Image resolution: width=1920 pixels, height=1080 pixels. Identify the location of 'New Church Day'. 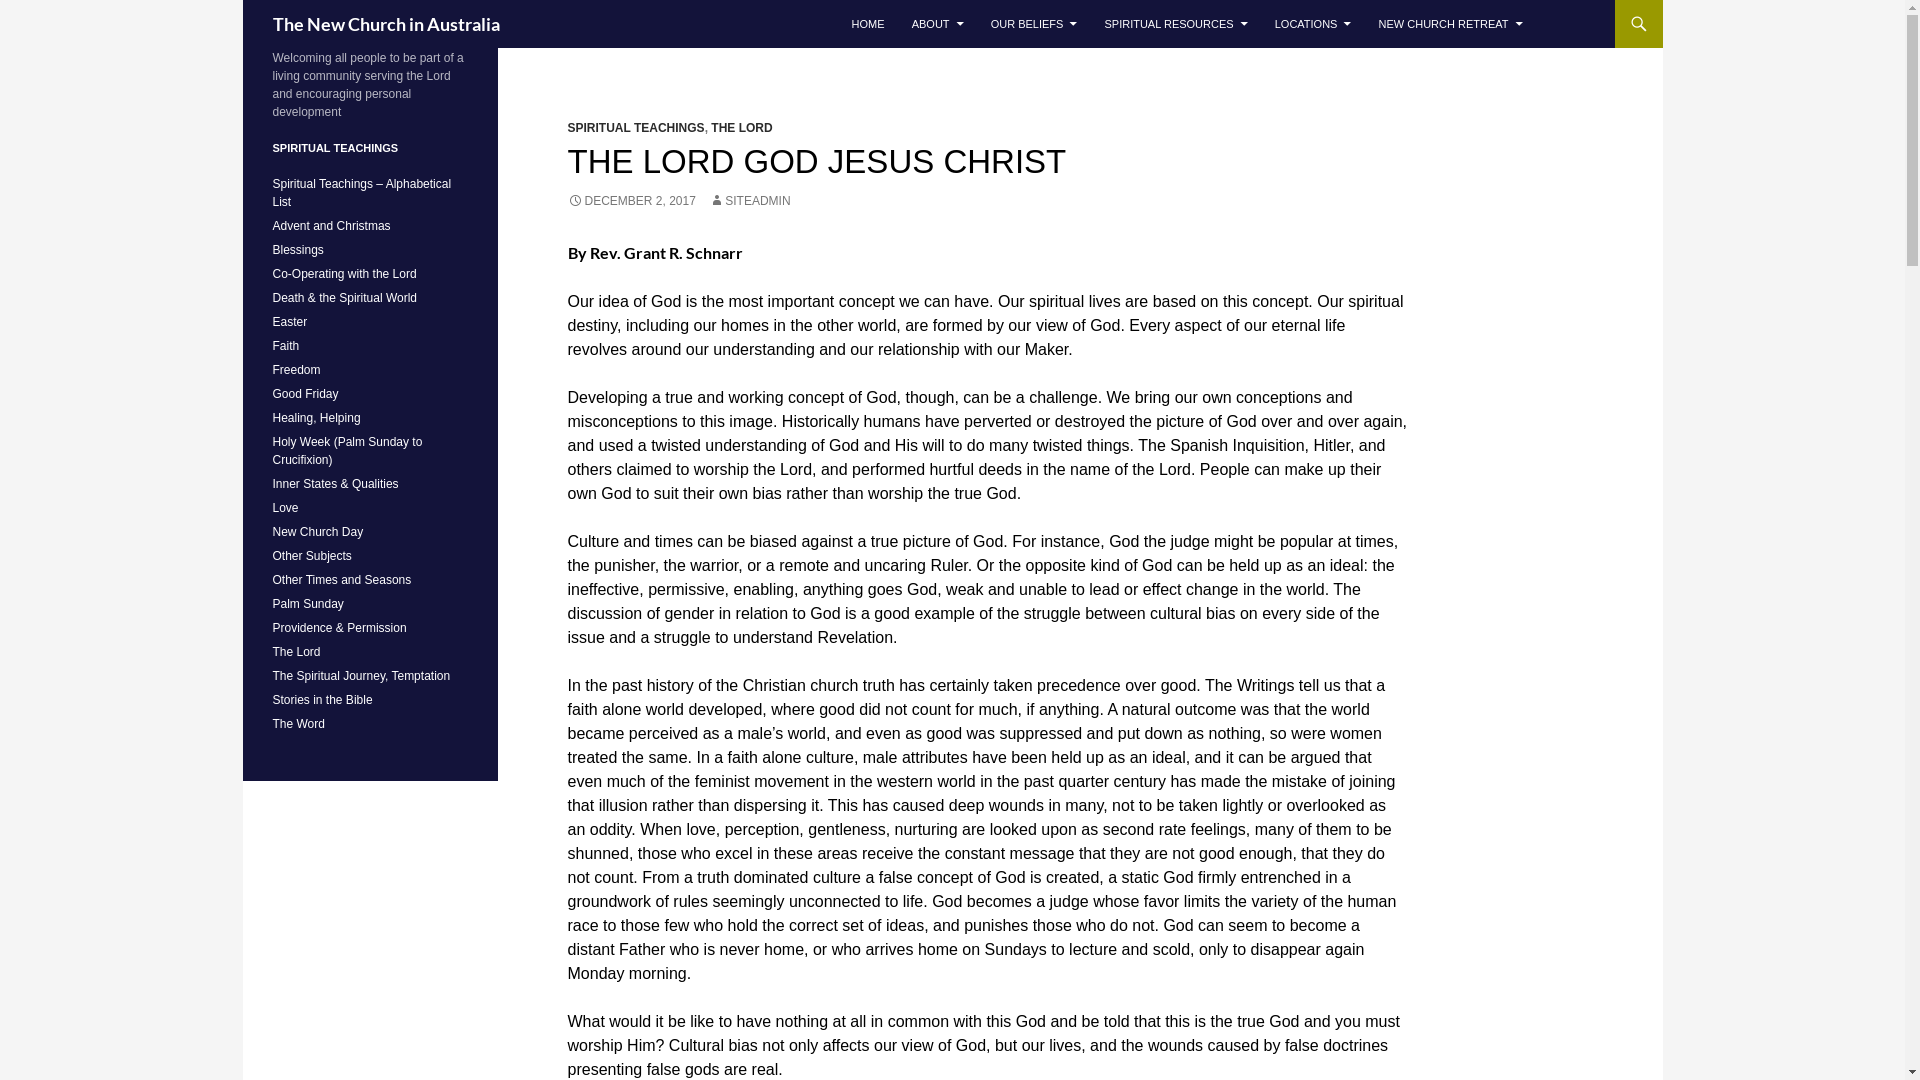
(316, 531).